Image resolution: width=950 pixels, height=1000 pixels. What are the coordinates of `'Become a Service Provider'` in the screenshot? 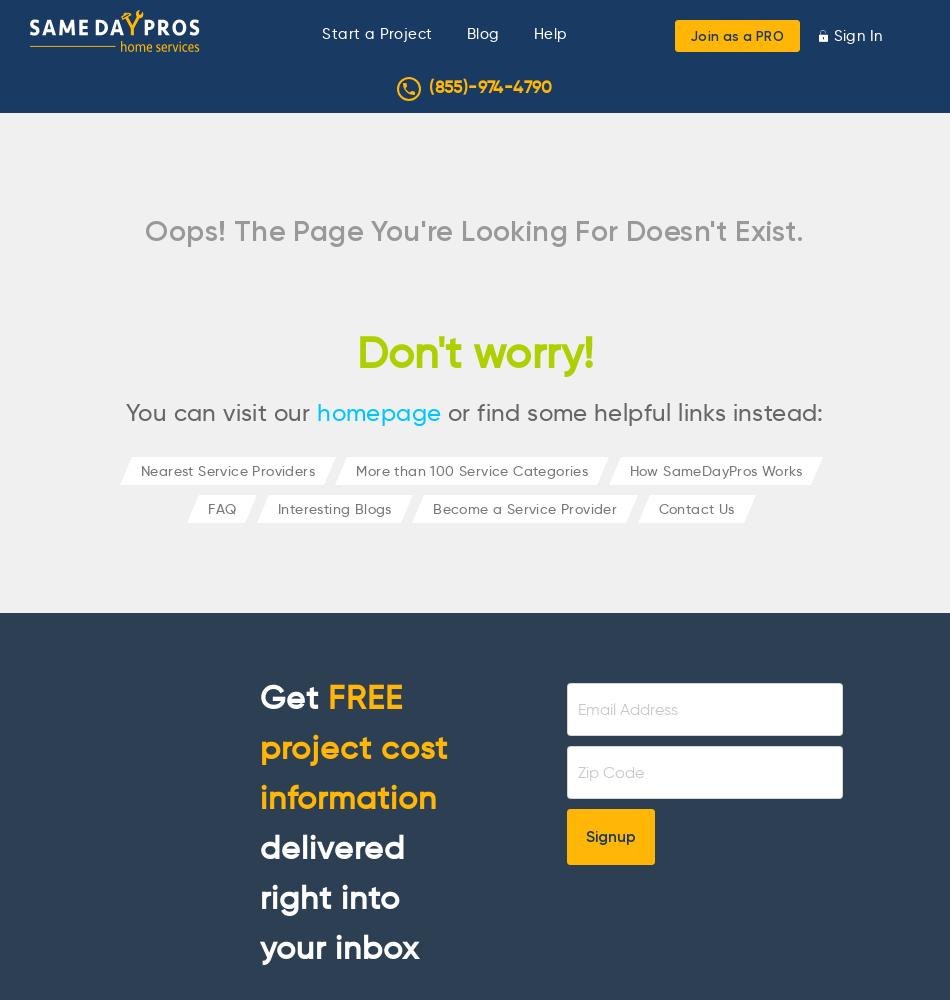 It's located at (524, 508).